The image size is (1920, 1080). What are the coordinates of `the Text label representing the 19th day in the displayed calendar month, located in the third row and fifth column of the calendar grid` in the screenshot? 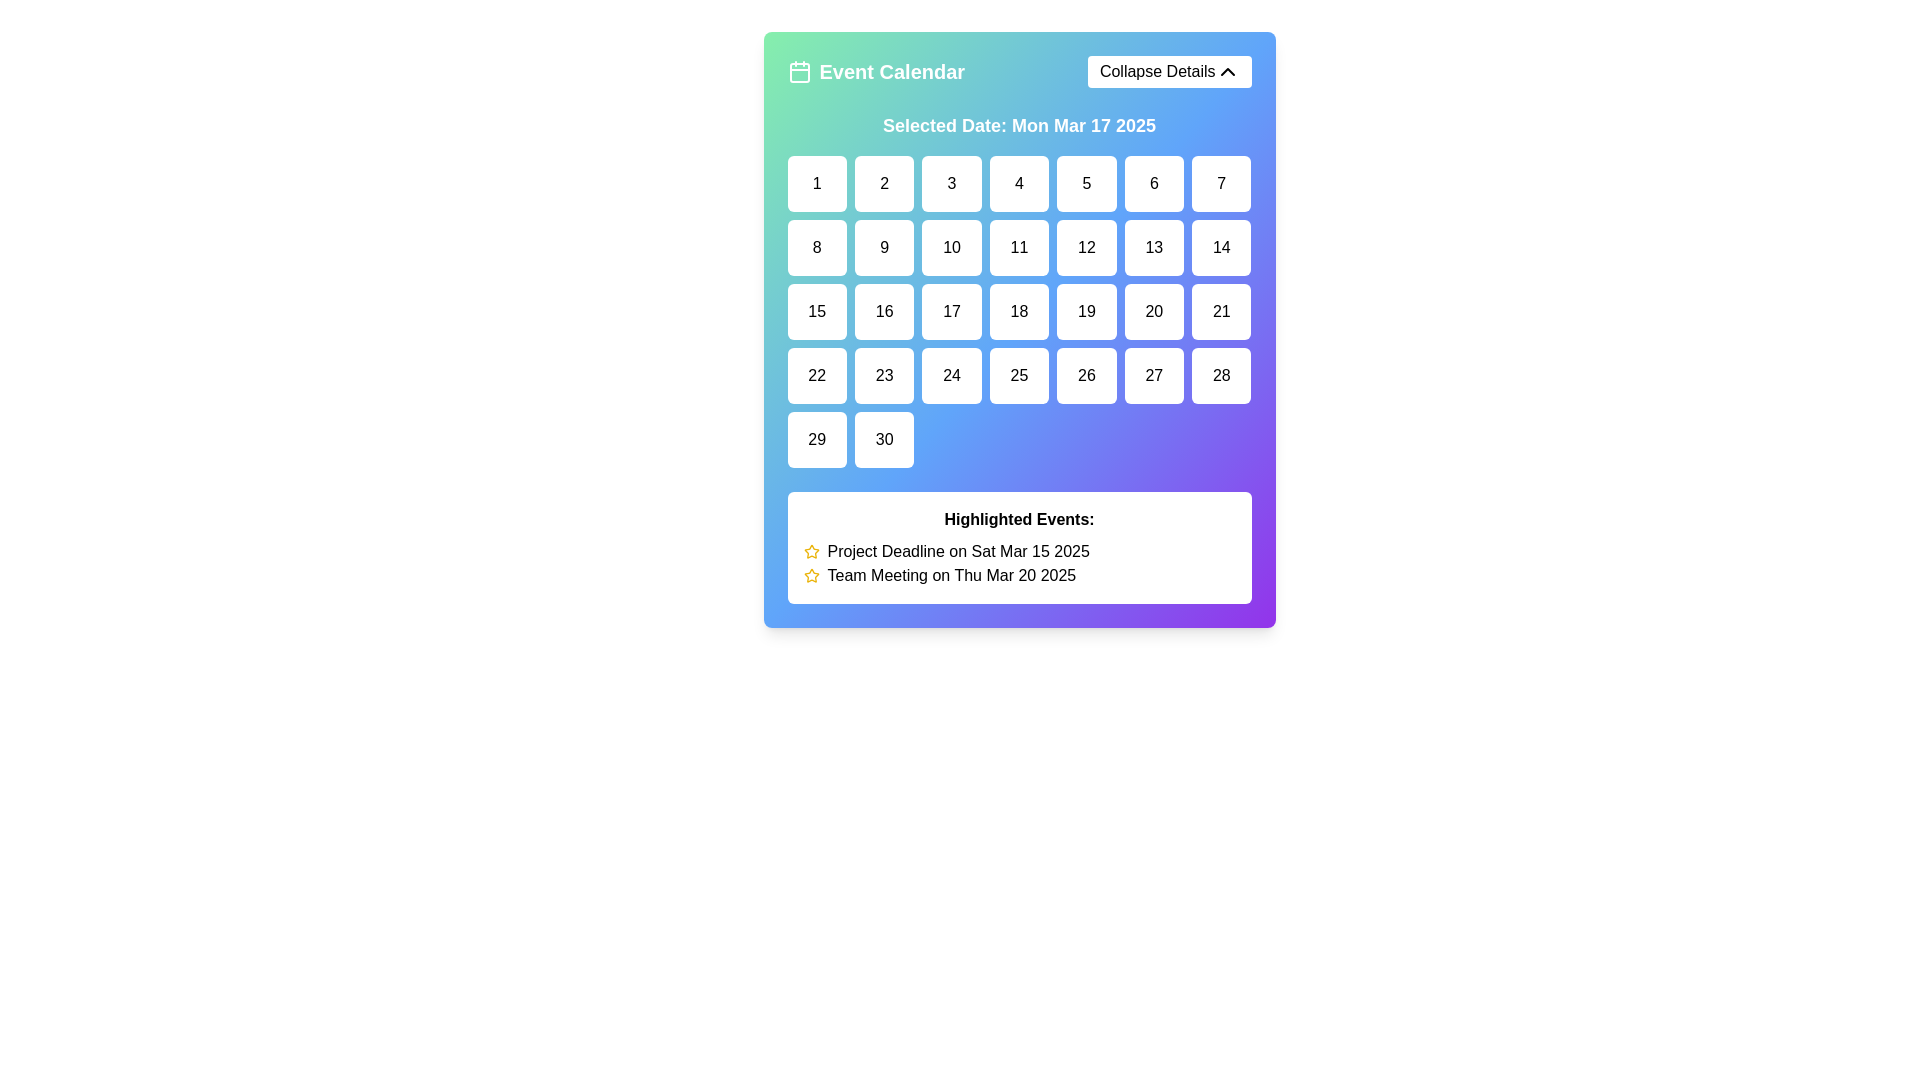 It's located at (1085, 312).